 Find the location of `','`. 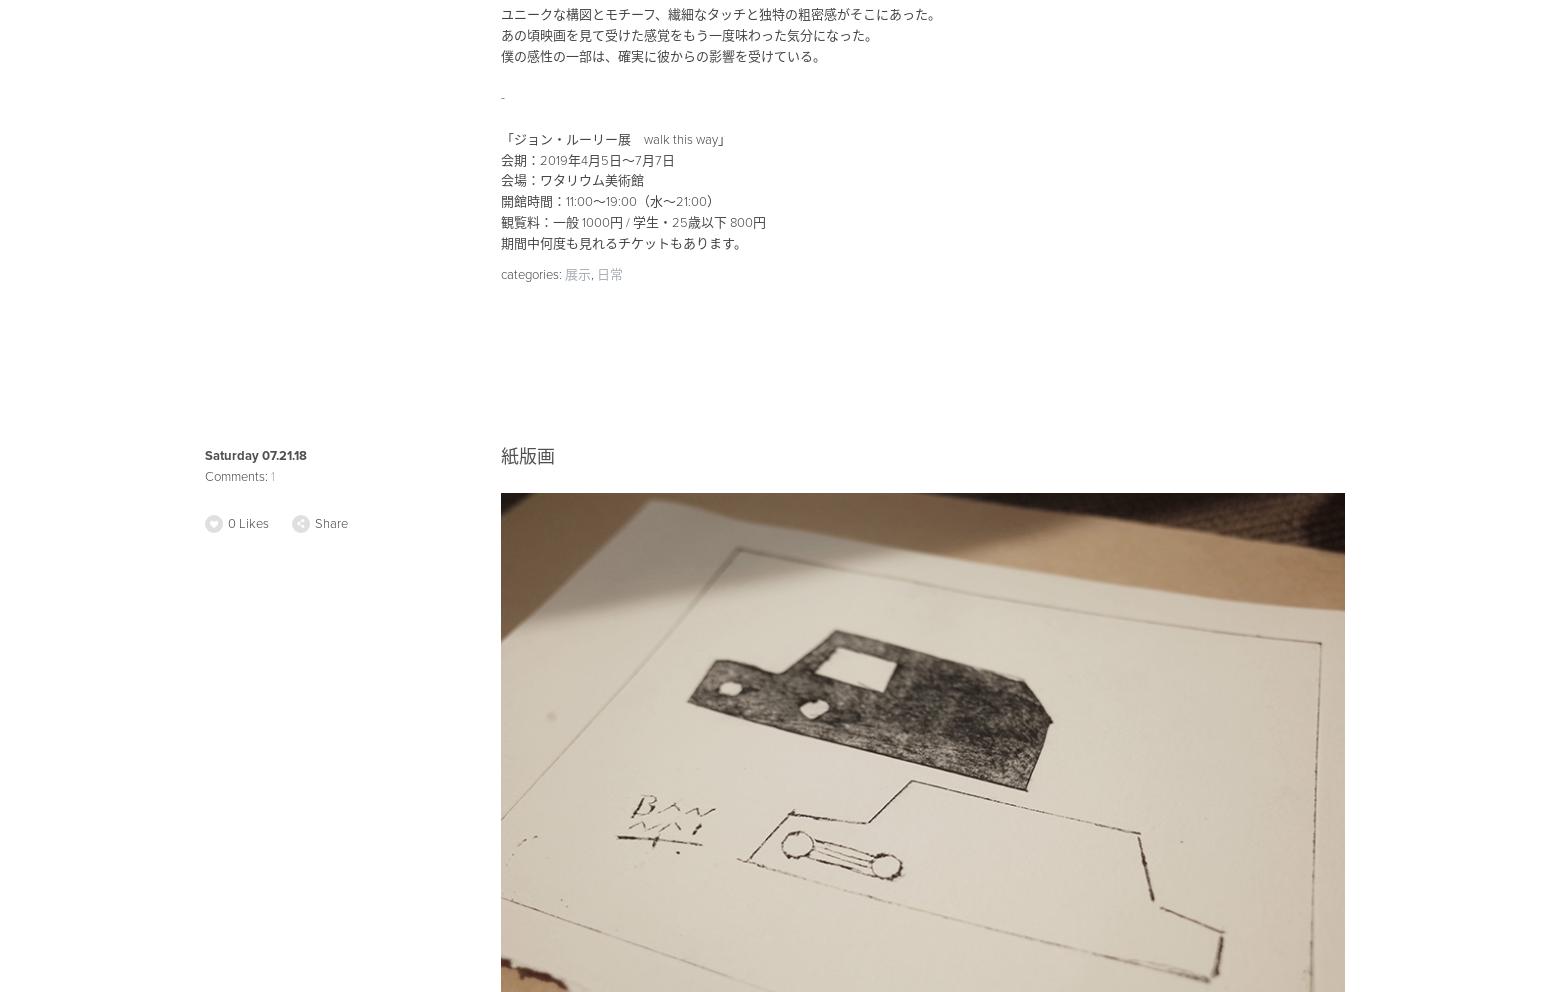

',' is located at coordinates (593, 272).